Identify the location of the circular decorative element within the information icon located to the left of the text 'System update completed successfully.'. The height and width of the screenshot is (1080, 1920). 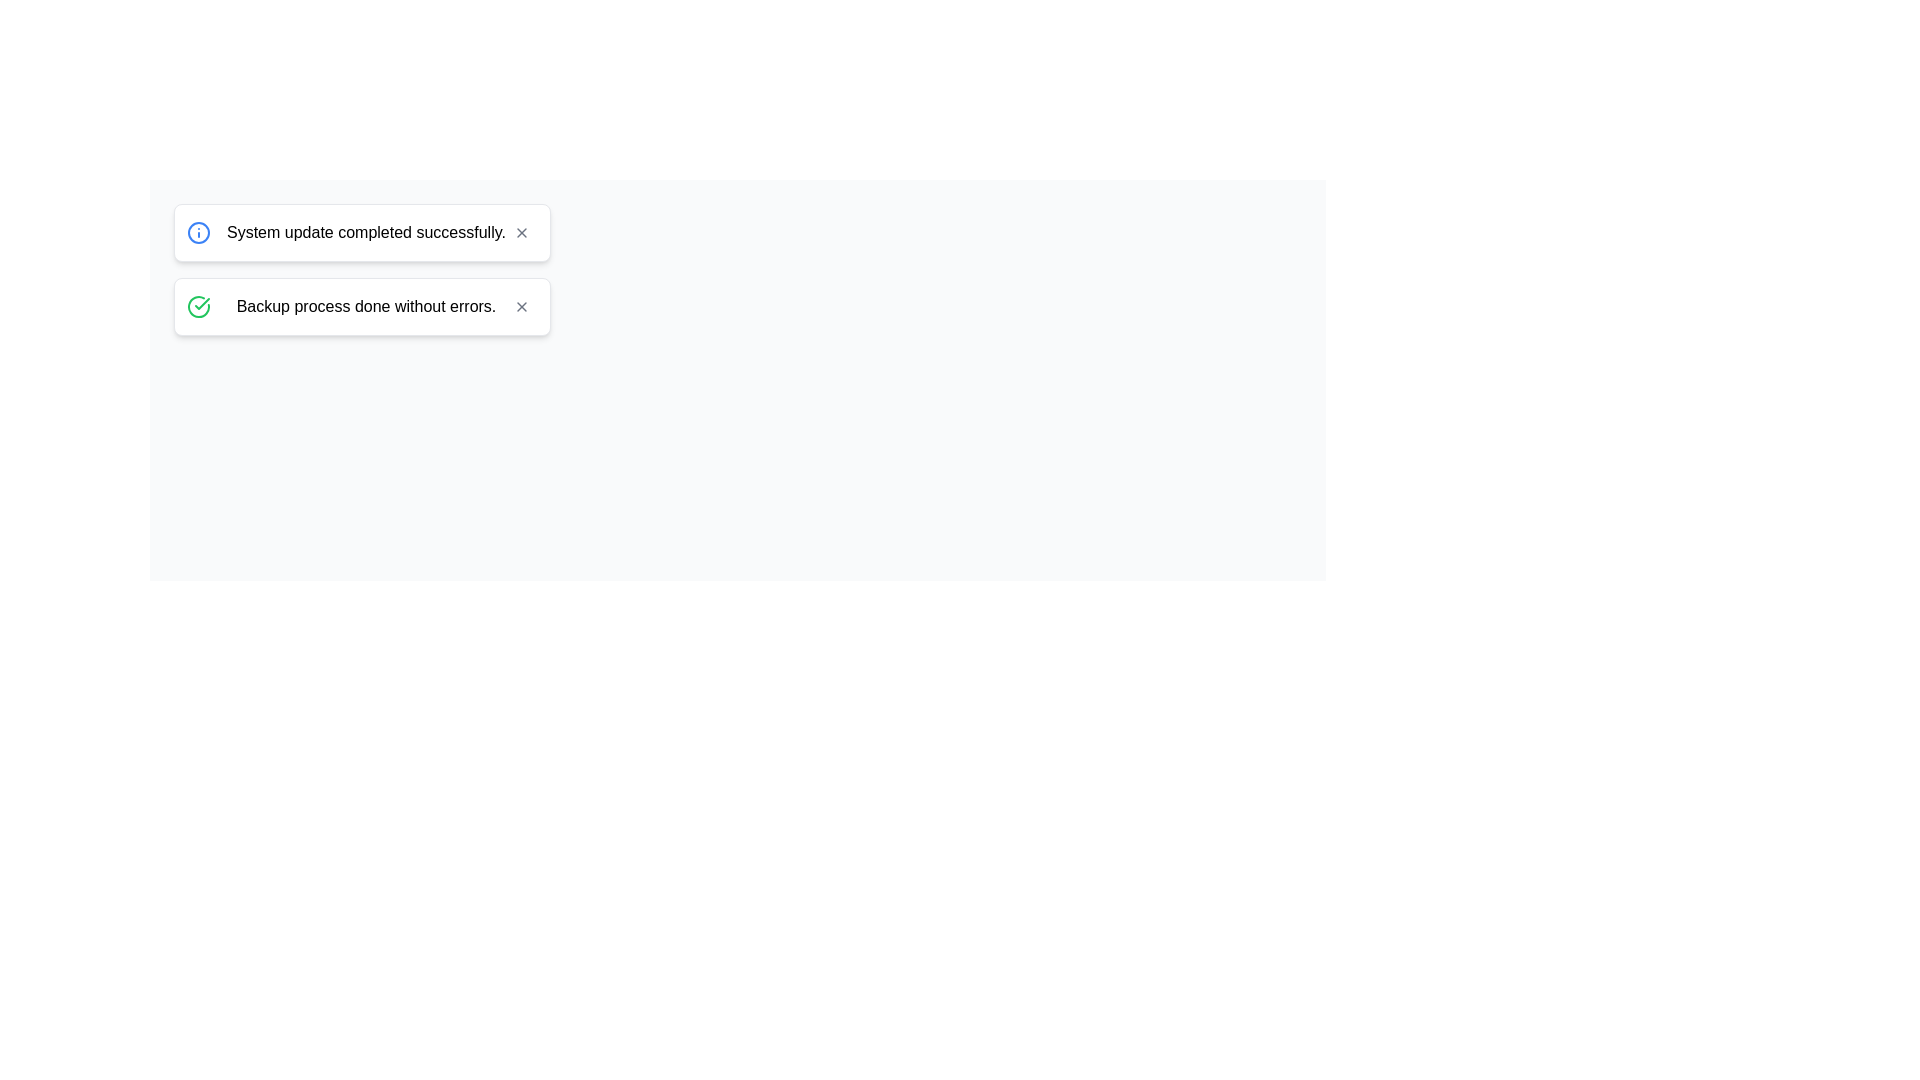
(198, 231).